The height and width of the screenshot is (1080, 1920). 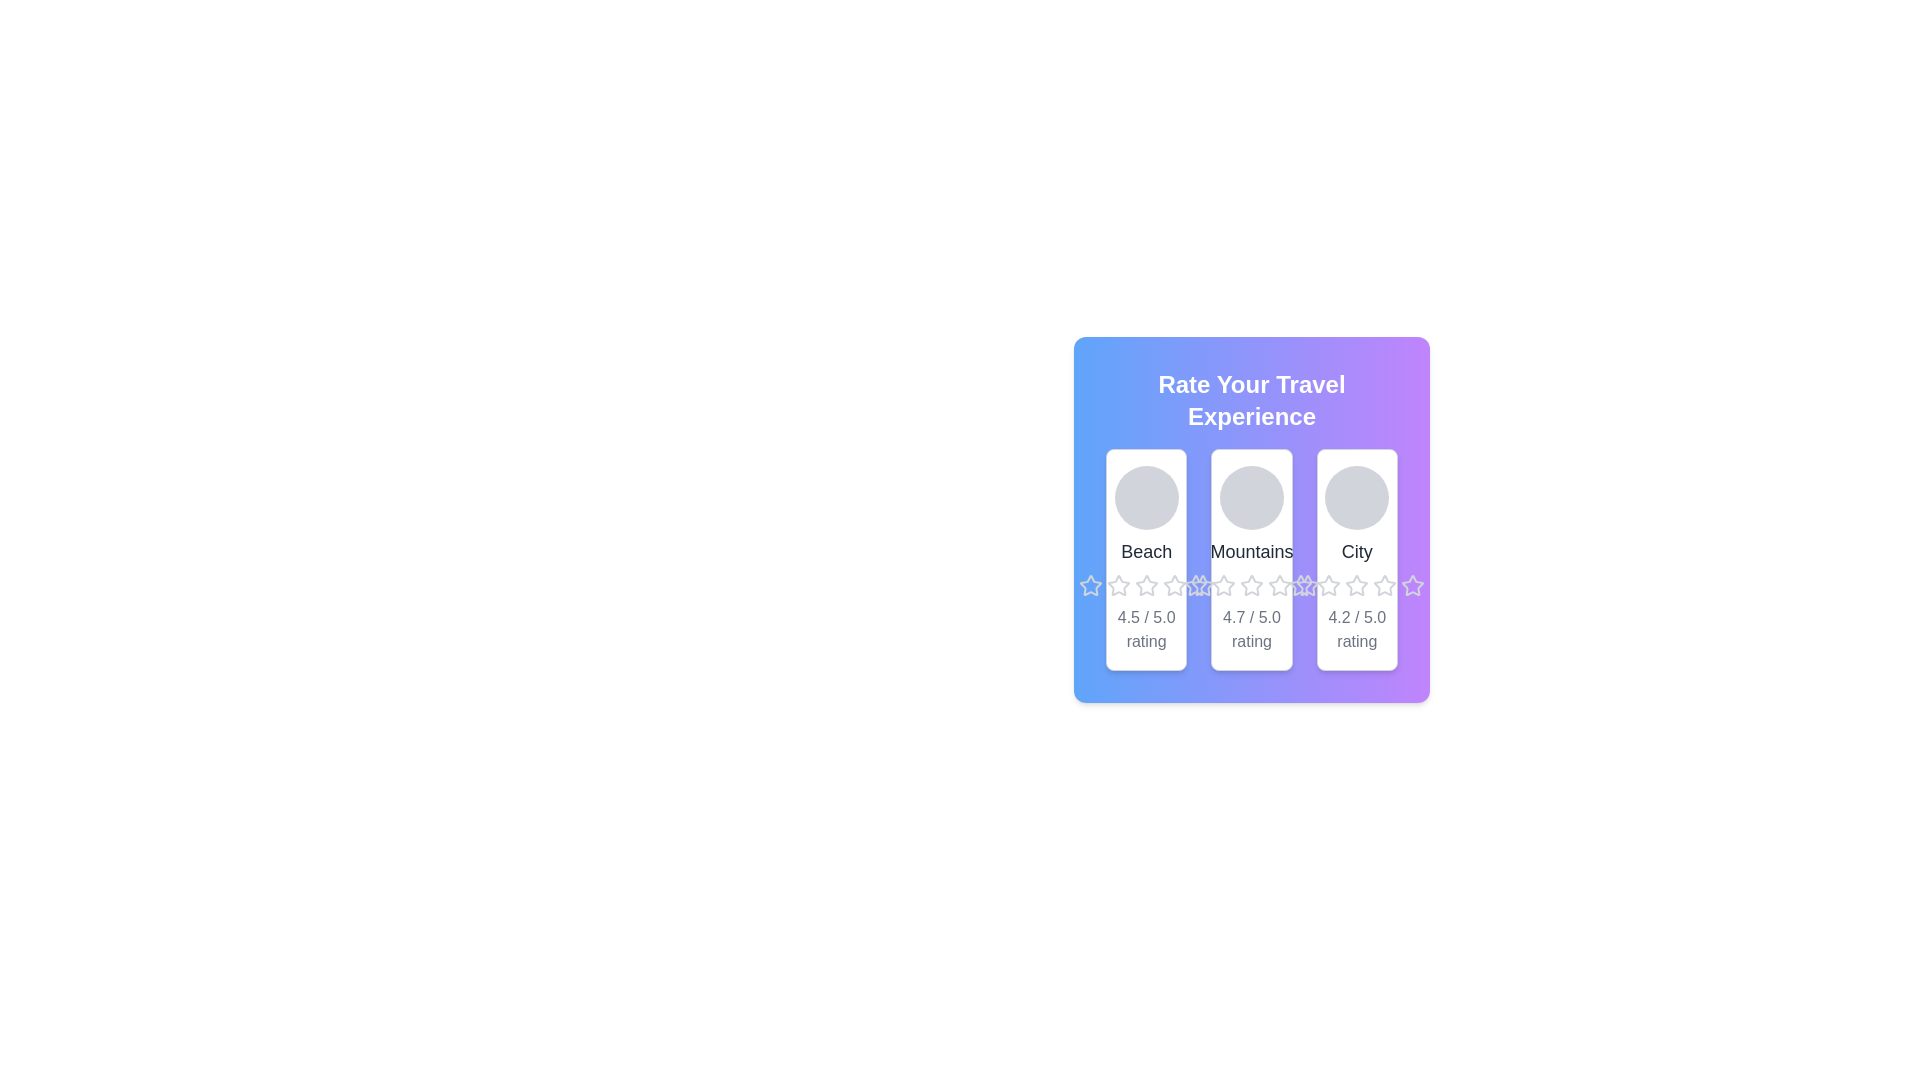 What do you see at coordinates (1117, 585) in the screenshot?
I see `the first star in the rating system for the 'Beach' experience` at bounding box center [1117, 585].